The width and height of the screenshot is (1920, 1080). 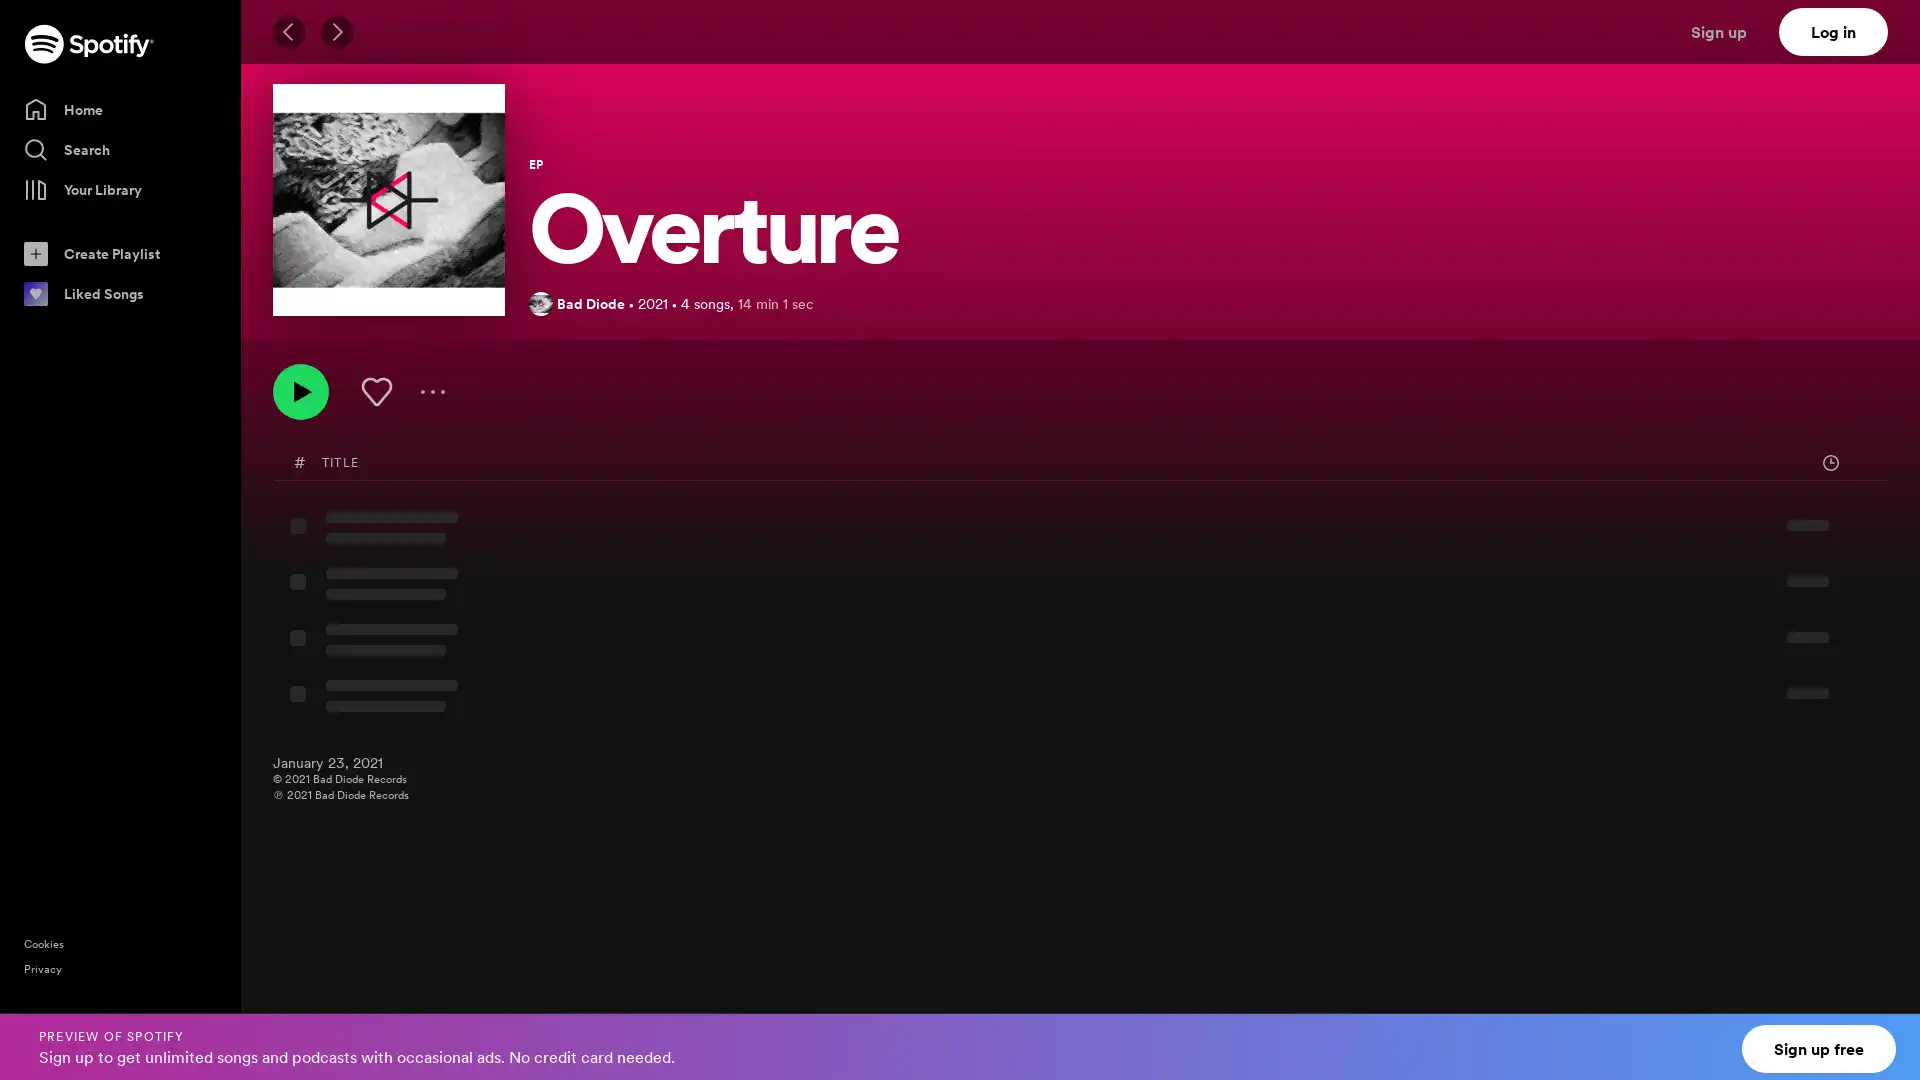 What do you see at coordinates (1886, 1034) in the screenshot?
I see `Close` at bounding box center [1886, 1034].